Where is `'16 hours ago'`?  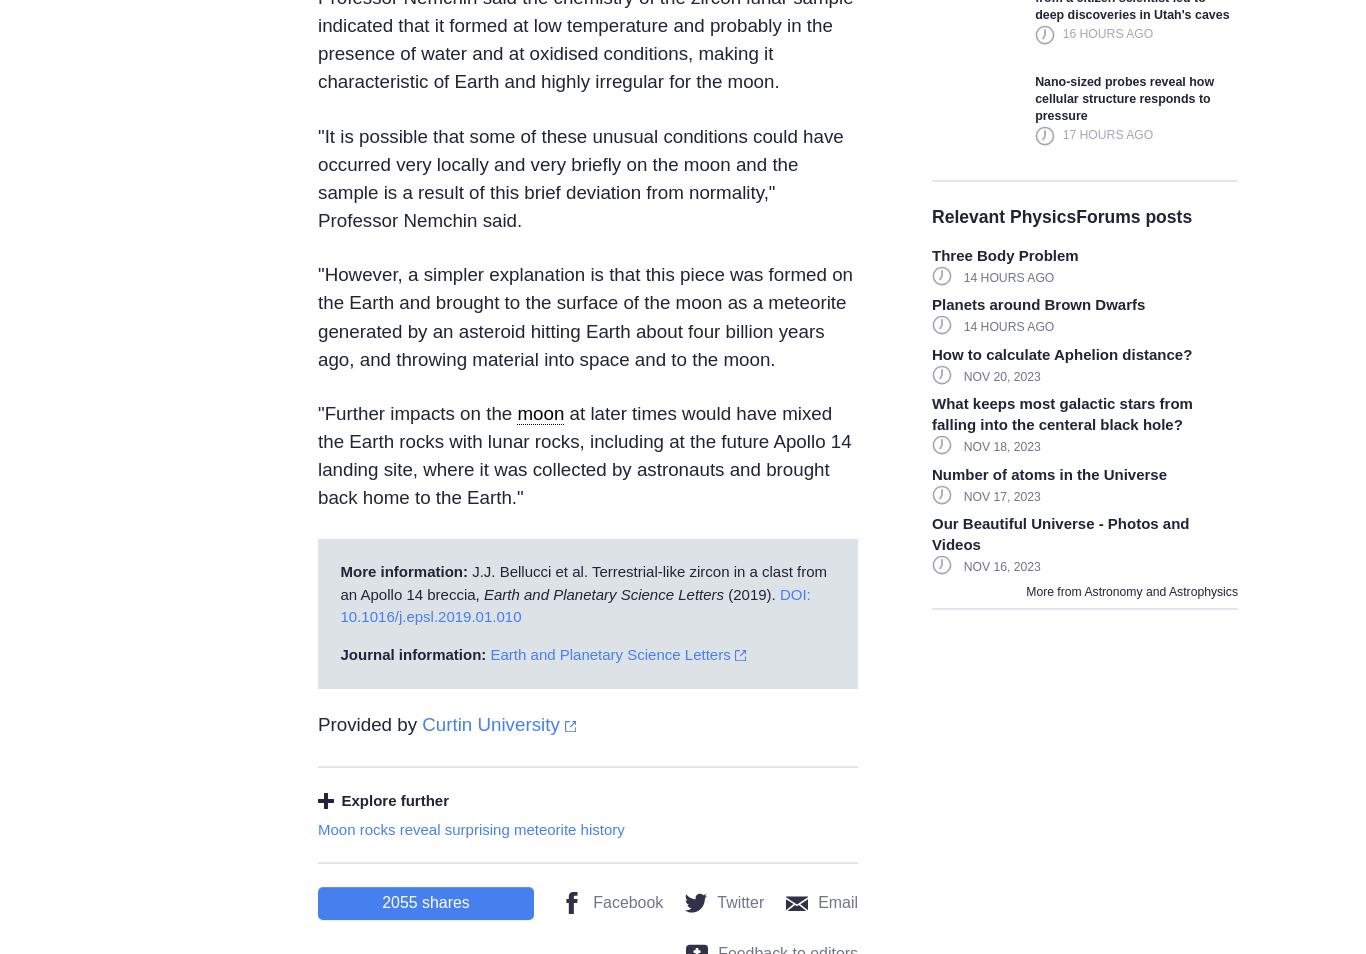 '16 hours ago' is located at coordinates (1106, 32).